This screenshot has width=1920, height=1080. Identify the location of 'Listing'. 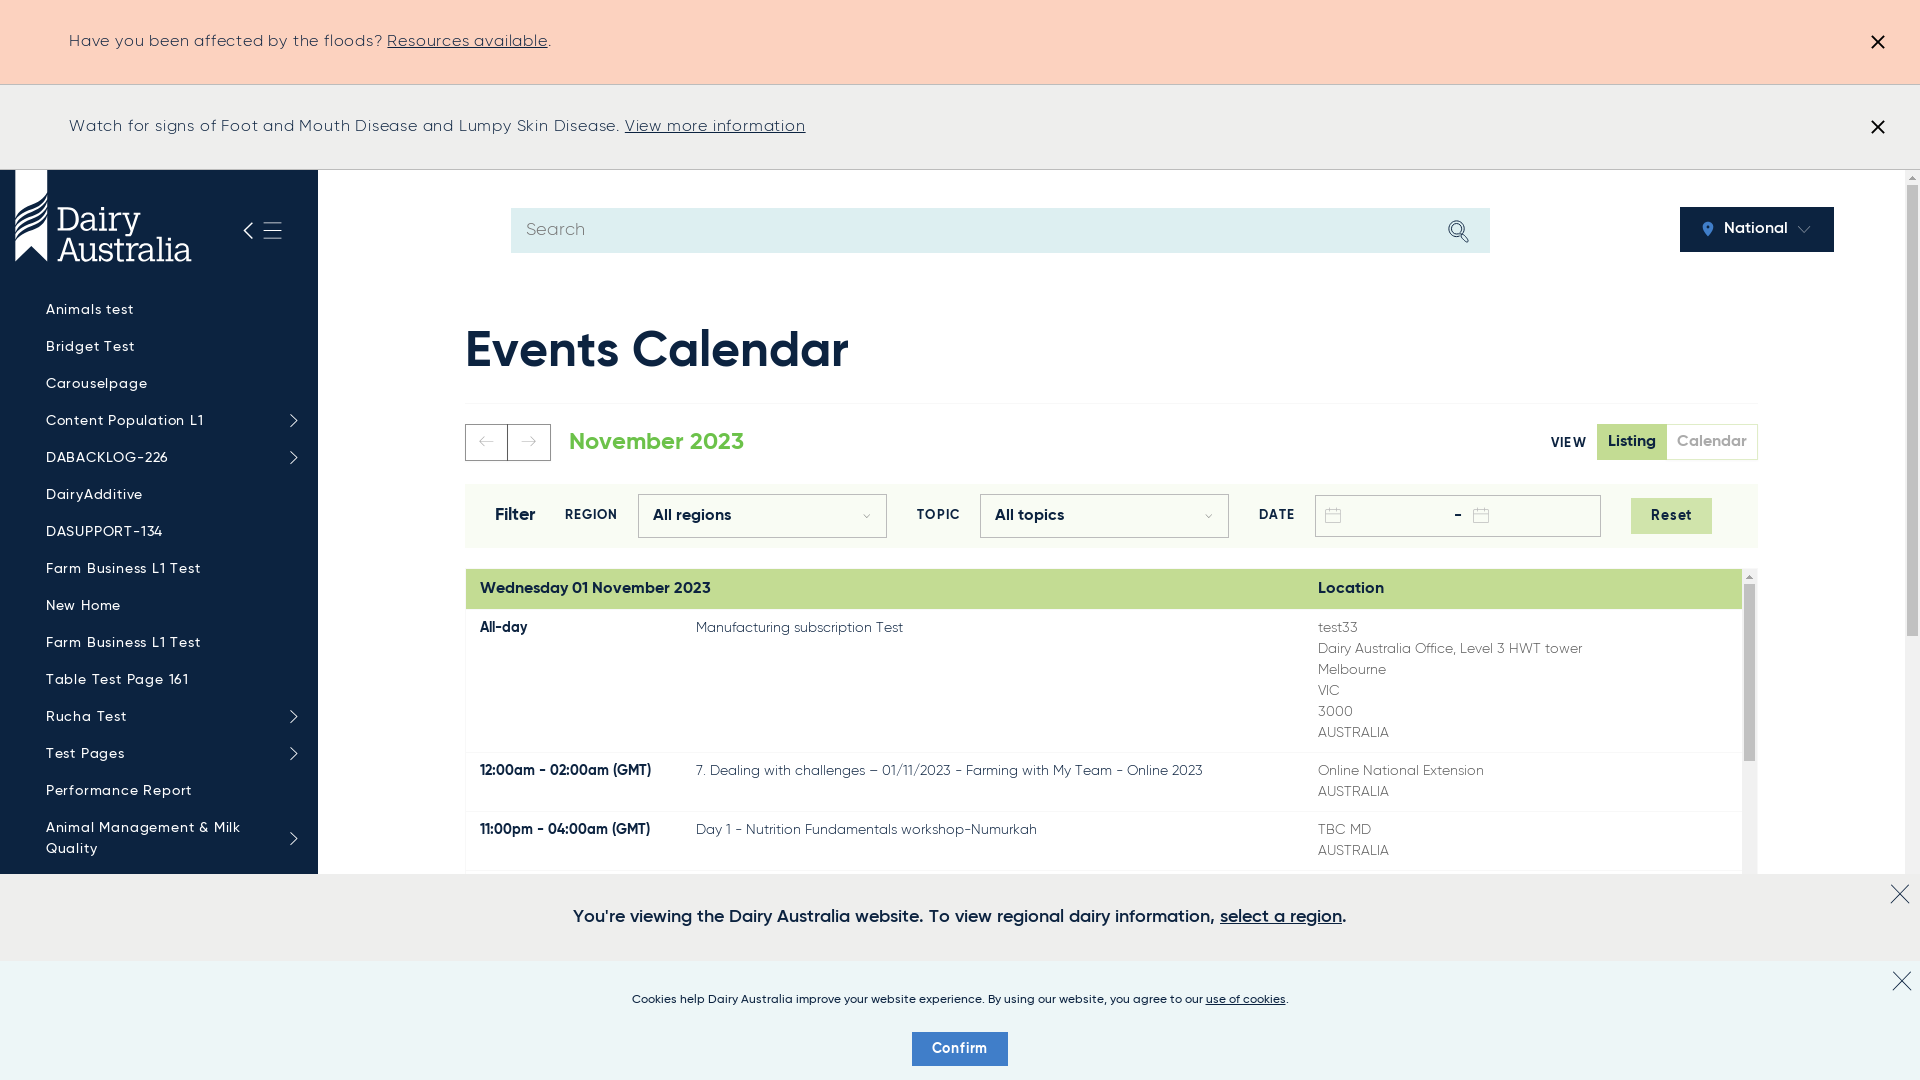
(1632, 441).